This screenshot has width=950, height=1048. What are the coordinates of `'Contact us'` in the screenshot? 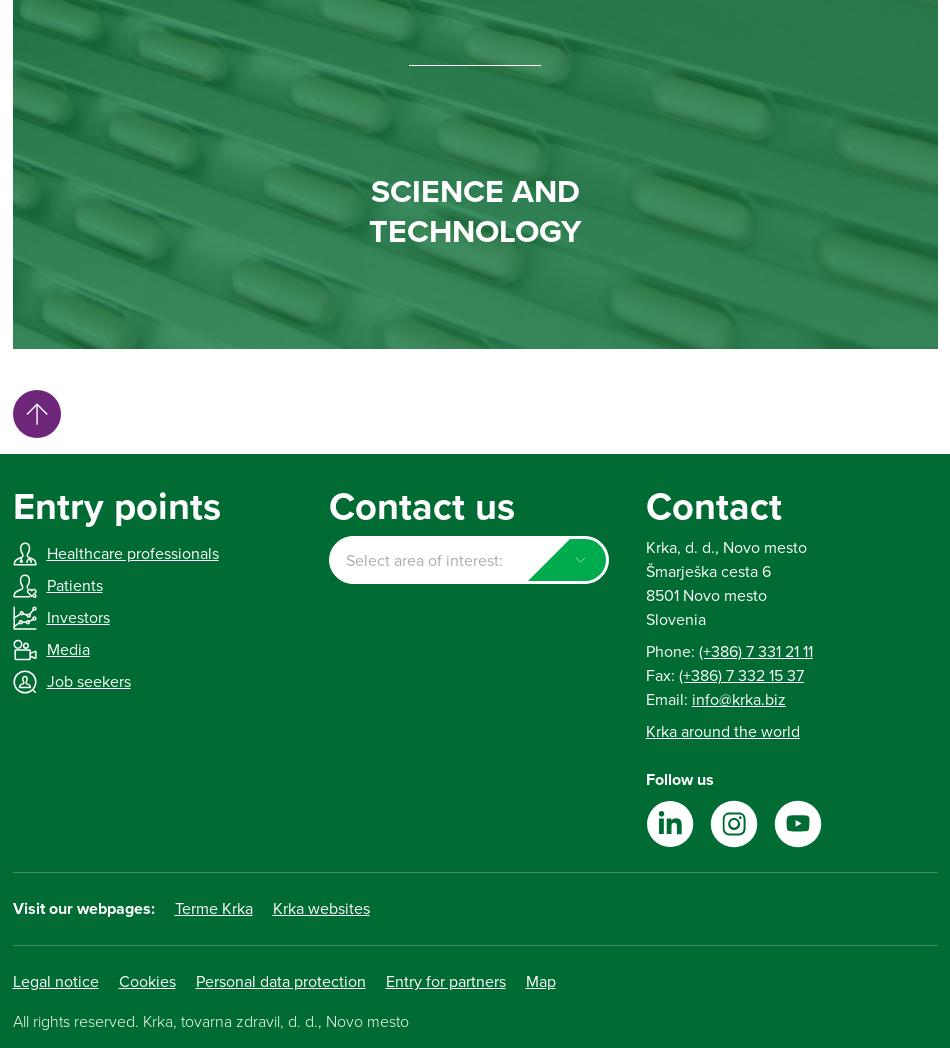 It's located at (420, 505).